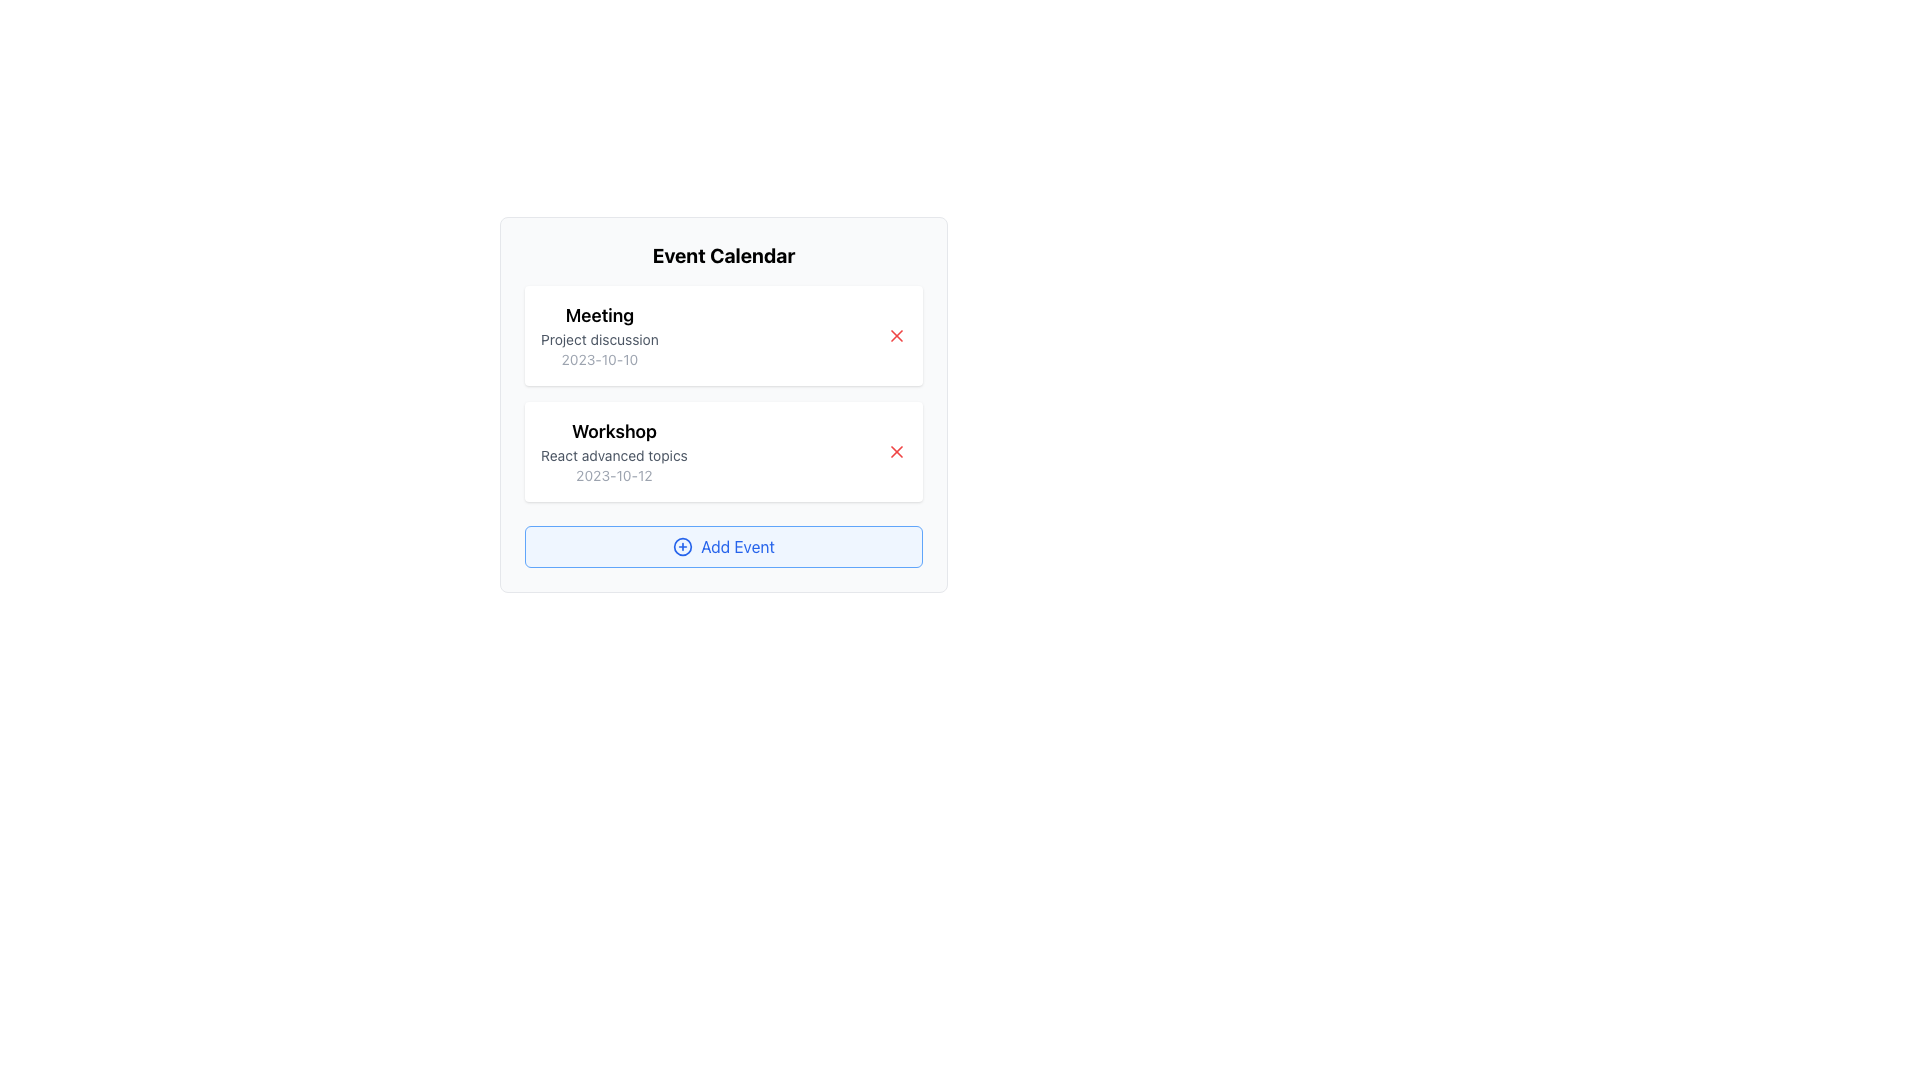 The height and width of the screenshot is (1080, 1920). What do you see at coordinates (599, 358) in the screenshot?
I see `the small gray text label displaying the date '2023-10-10', which is positioned under the 'Project discussion' line in the vertical stack of elements under the title 'Meeting'` at bounding box center [599, 358].